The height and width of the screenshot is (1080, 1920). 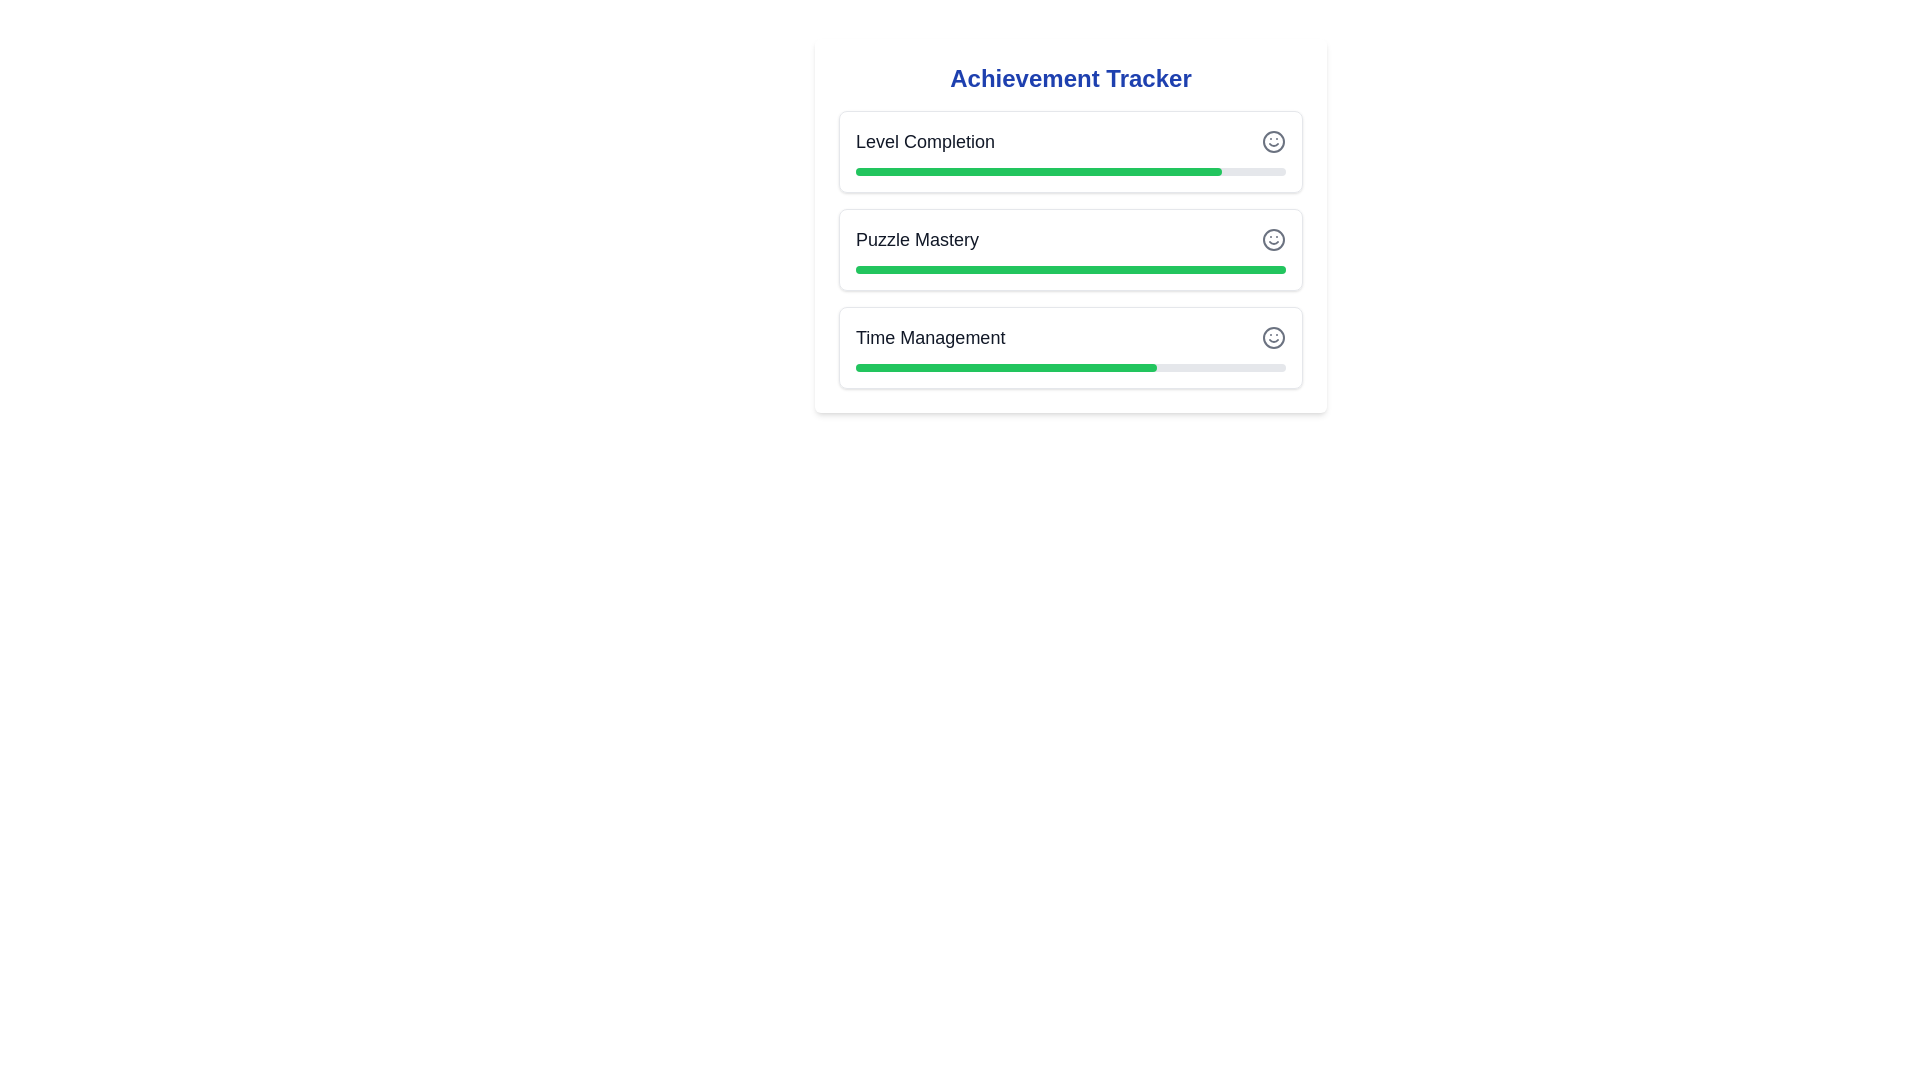 I want to click on the gray-colored smiley face icon located on the far right side of the horizontal bar labeled 'Puzzle Mastery', so click(x=1272, y=238).